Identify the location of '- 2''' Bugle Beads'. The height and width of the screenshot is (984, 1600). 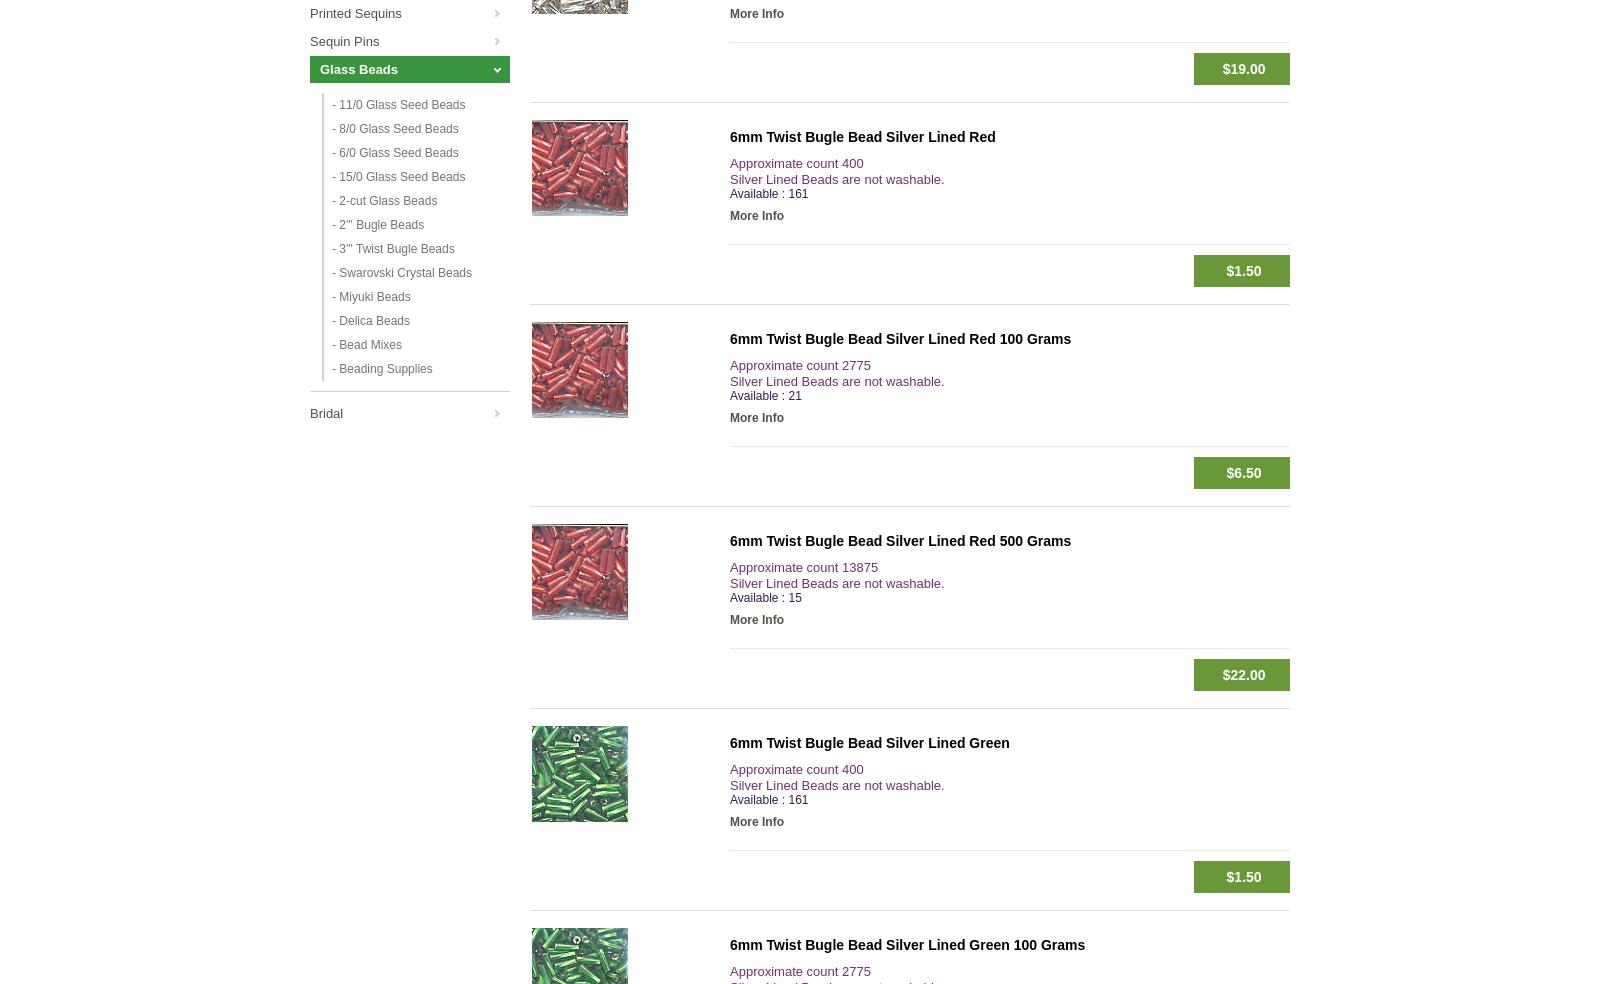
(332, 225).